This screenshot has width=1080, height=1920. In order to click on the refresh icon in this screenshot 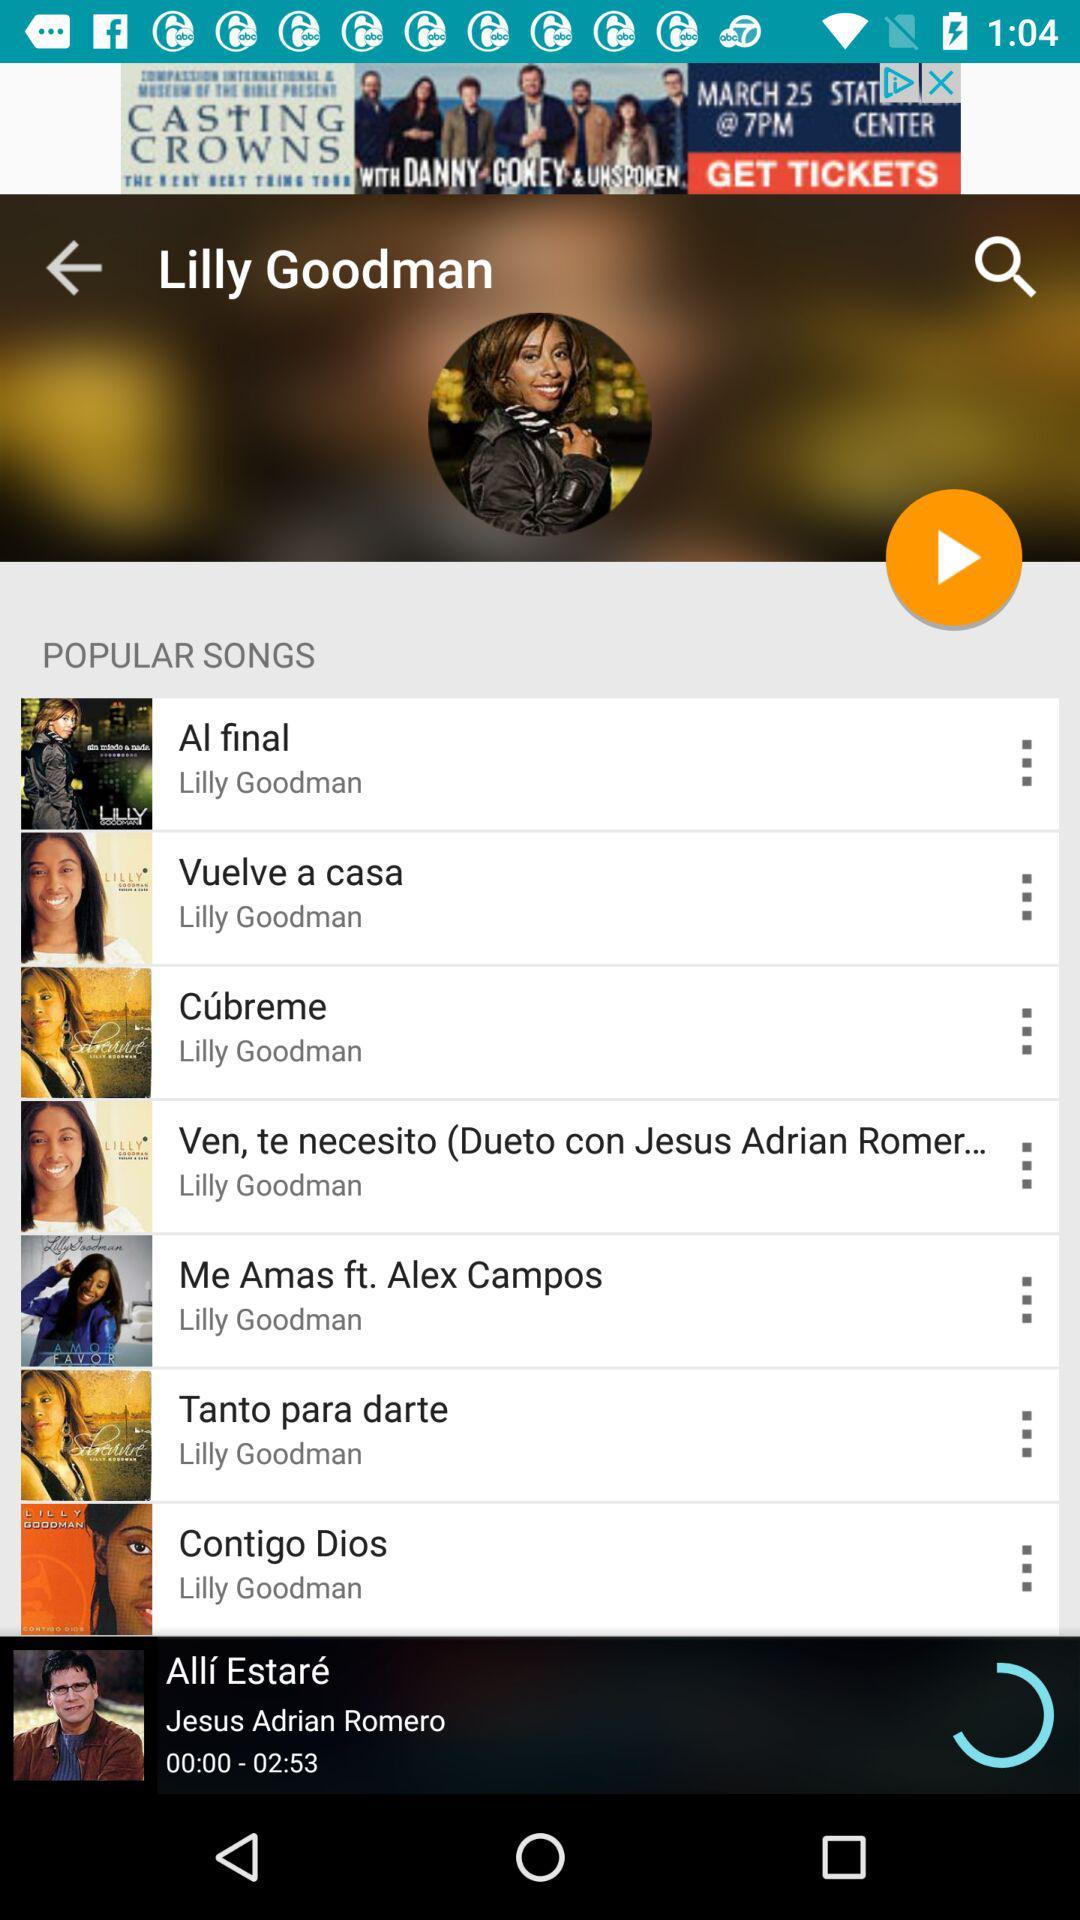, I will do `click(1001, 1714)`.